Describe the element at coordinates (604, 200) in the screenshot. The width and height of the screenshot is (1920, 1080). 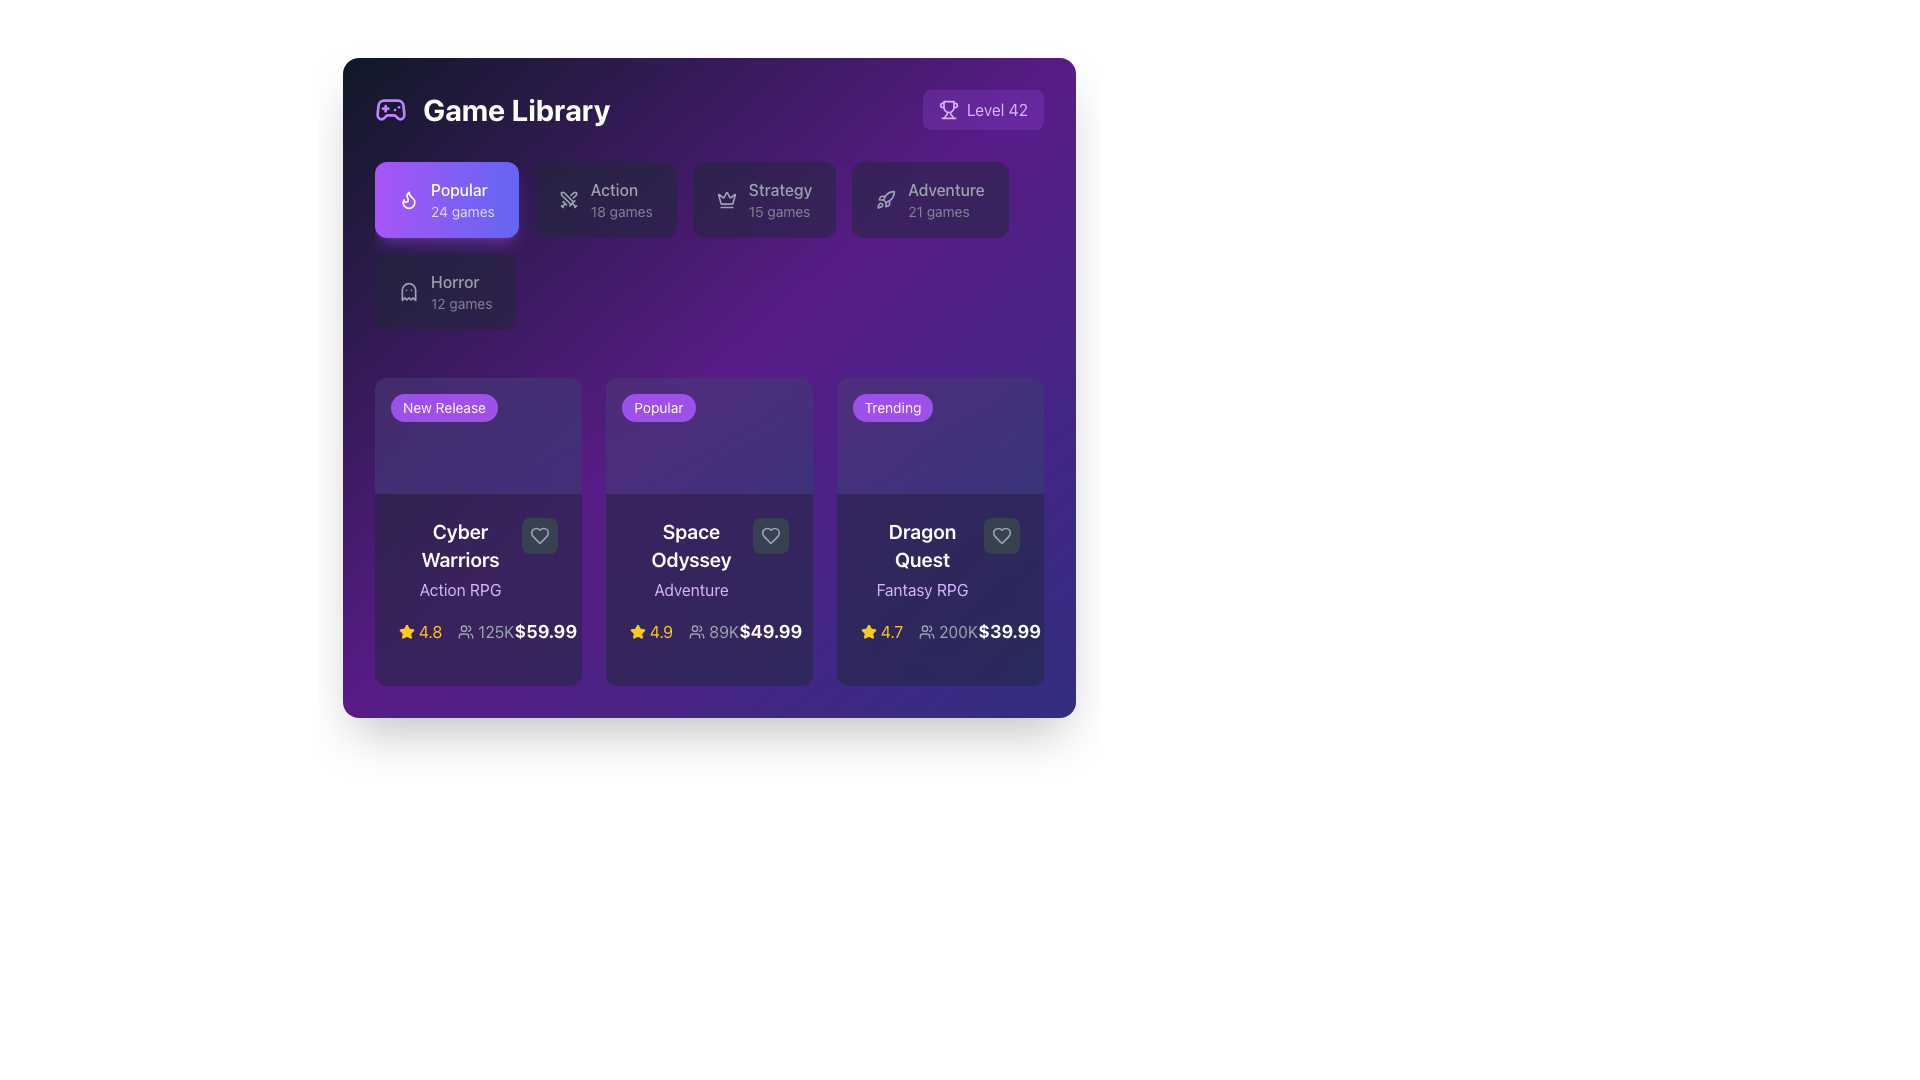
I see `the 'Action' games category selector button, which is the second button in the game library category section, positioned between the 'Popular' and 'Strategy' buttons` at that location.